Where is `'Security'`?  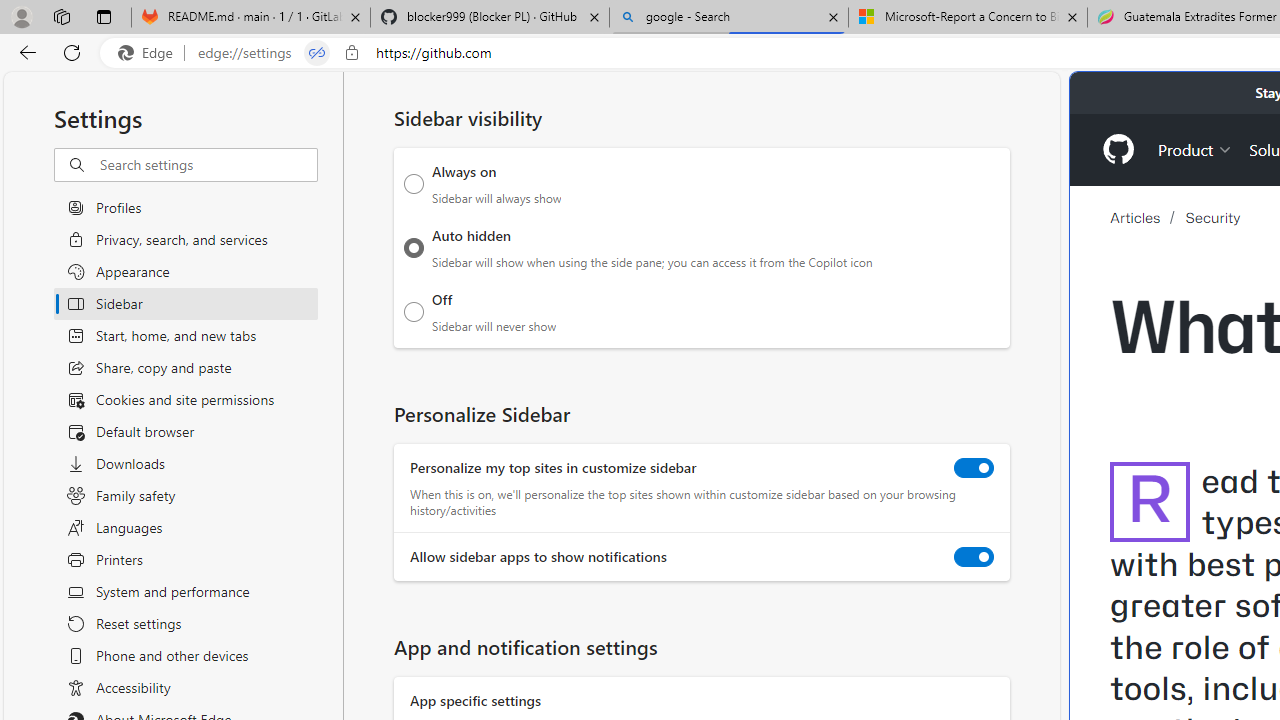
'Security' is located at coordinates (1212, 218).